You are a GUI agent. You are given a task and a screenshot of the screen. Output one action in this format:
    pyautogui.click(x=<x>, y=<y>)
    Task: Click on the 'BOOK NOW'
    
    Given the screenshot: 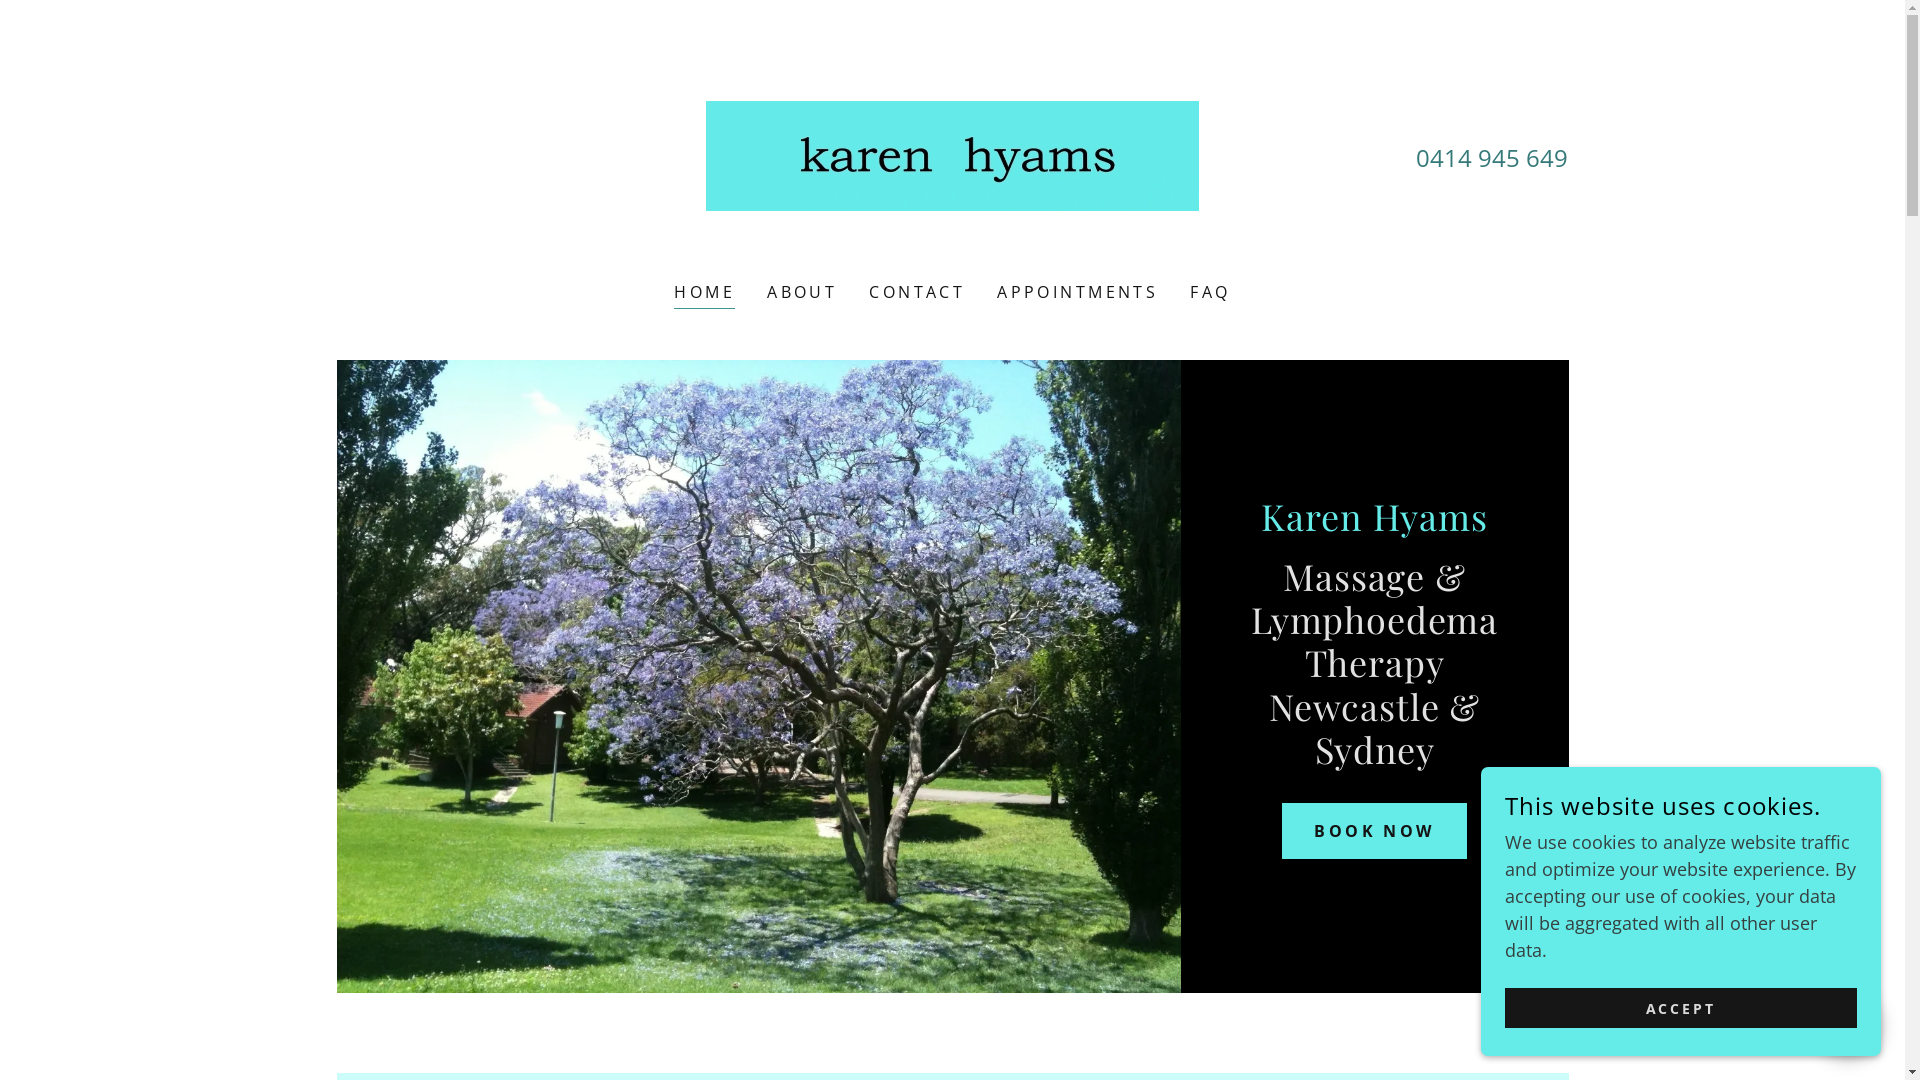 What is the action you would take?
    pyautogui.click(x=1372, y=830)
    